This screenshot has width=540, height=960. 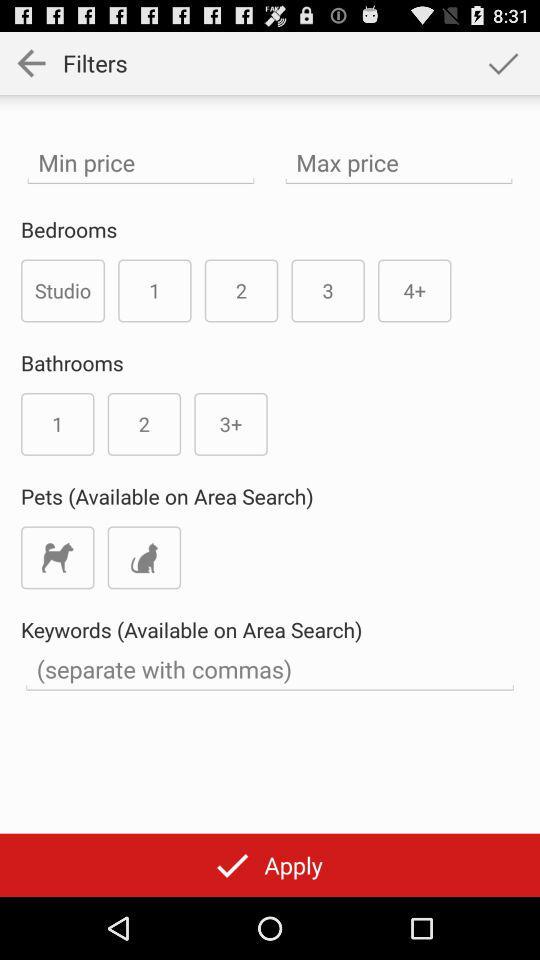 What do you see at coordinates (270, 864) in the screenshot?
I see `apply button` at bounding box center [270, 864].